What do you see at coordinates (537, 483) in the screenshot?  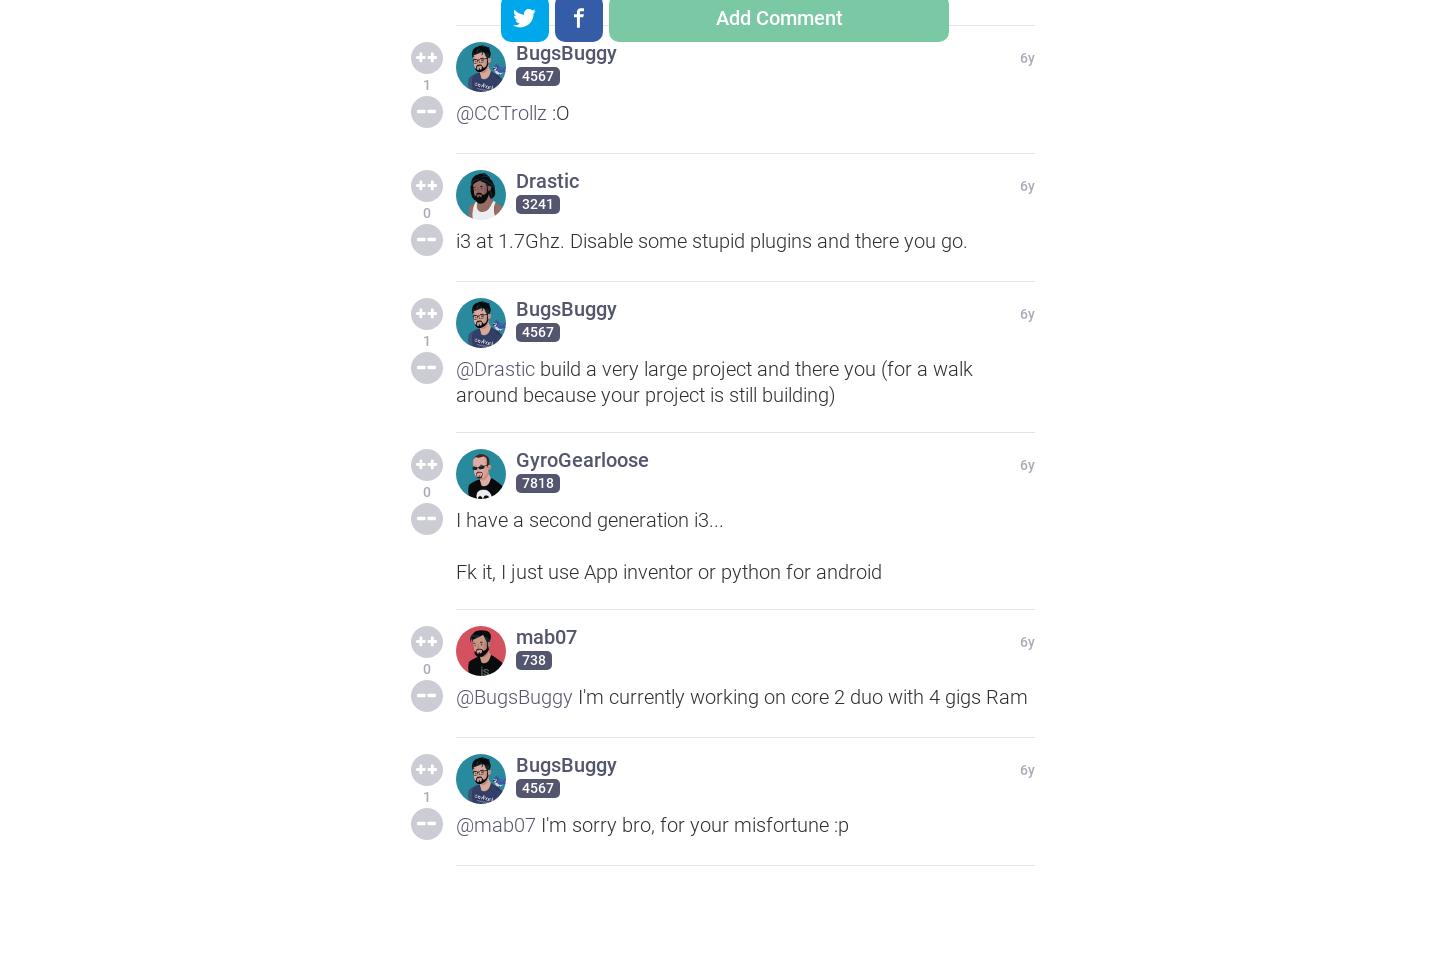 I see `'7818'` at bounding box center [537, 483].